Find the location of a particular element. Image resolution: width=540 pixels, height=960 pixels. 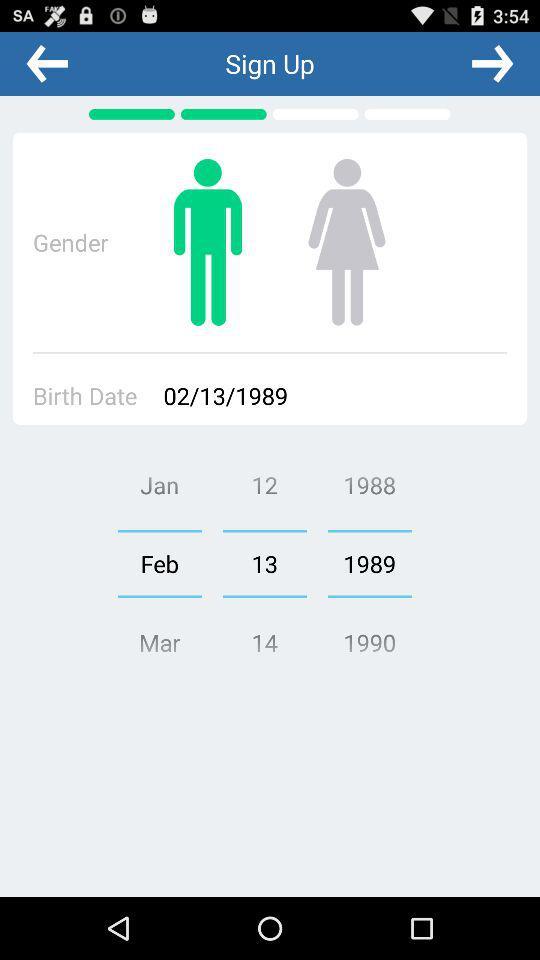

the app to the right of sign up is located at coordinates (491, 63).